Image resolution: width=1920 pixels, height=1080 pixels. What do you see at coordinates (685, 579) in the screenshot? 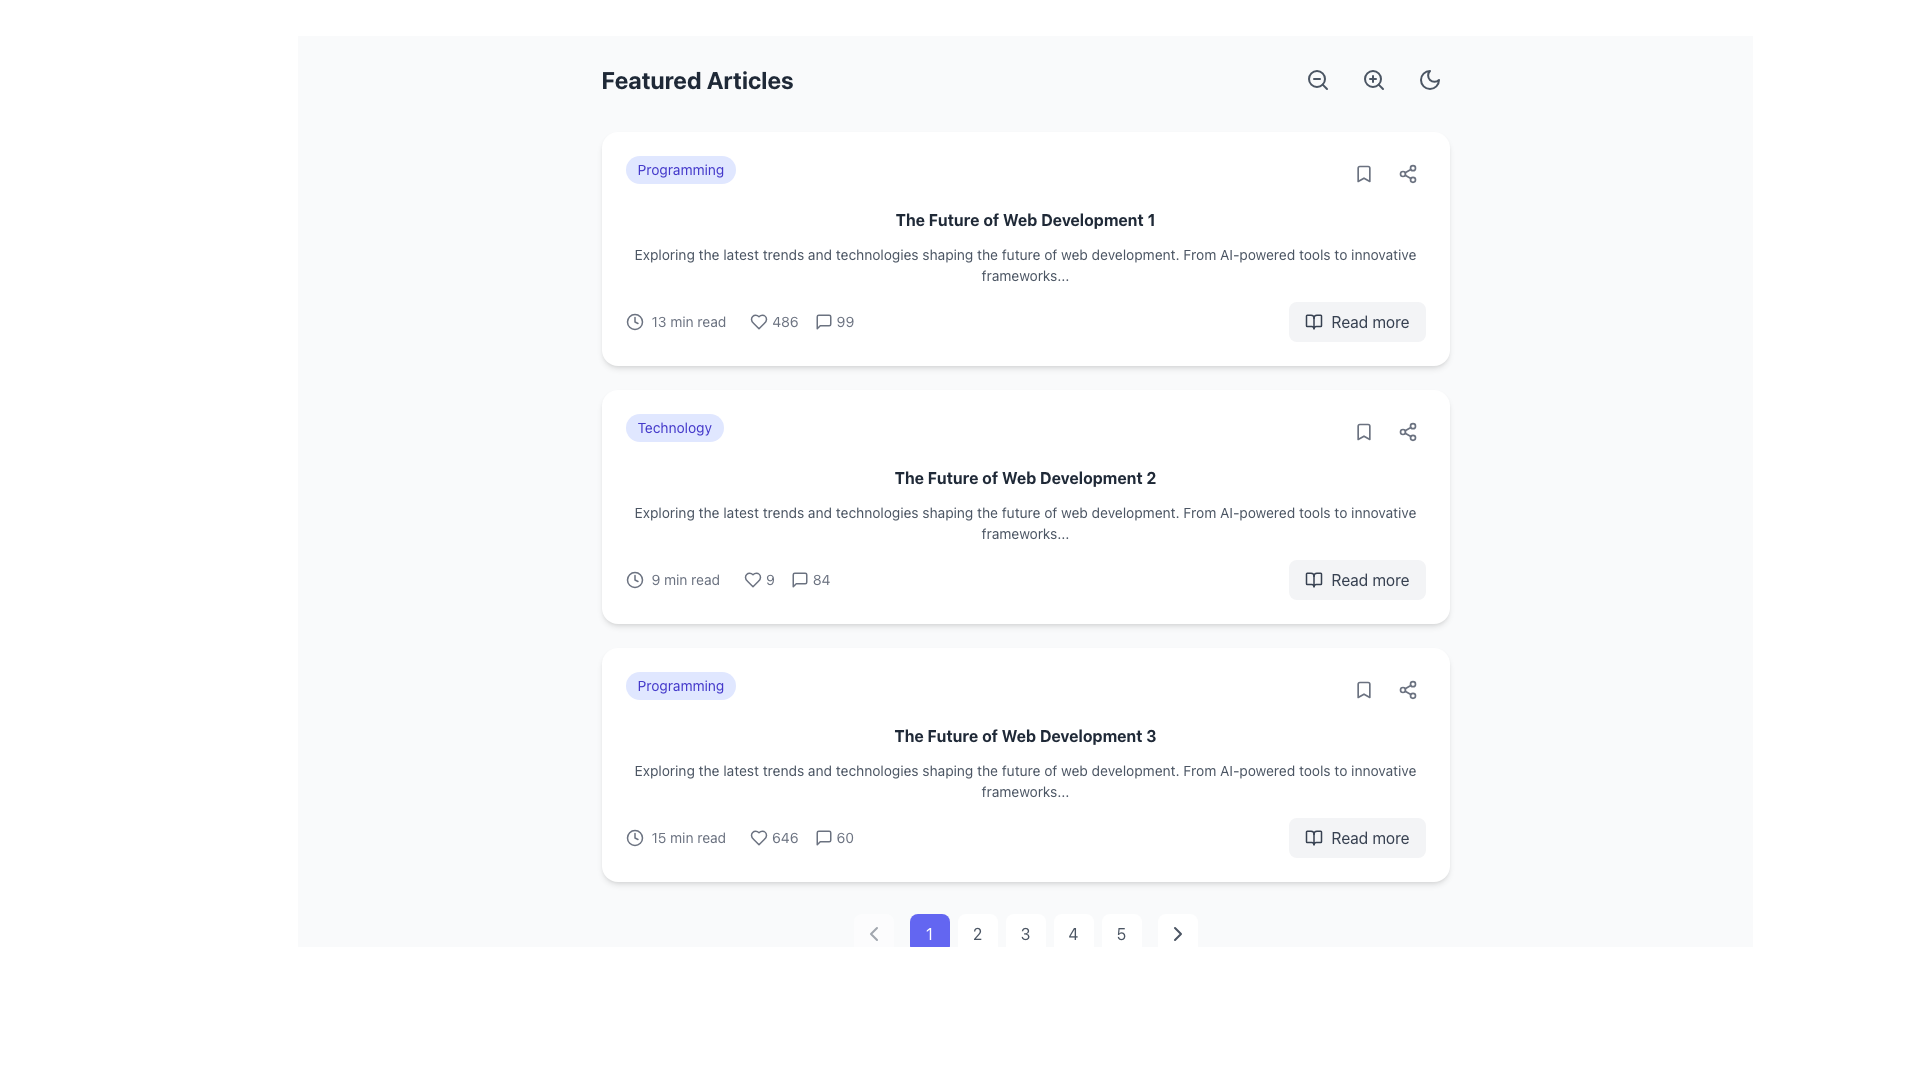
I see `the text label displaying '9 min read' which indicates the duration of the article, located in the second article card beneath the article description` at bounding box center [685, 579].